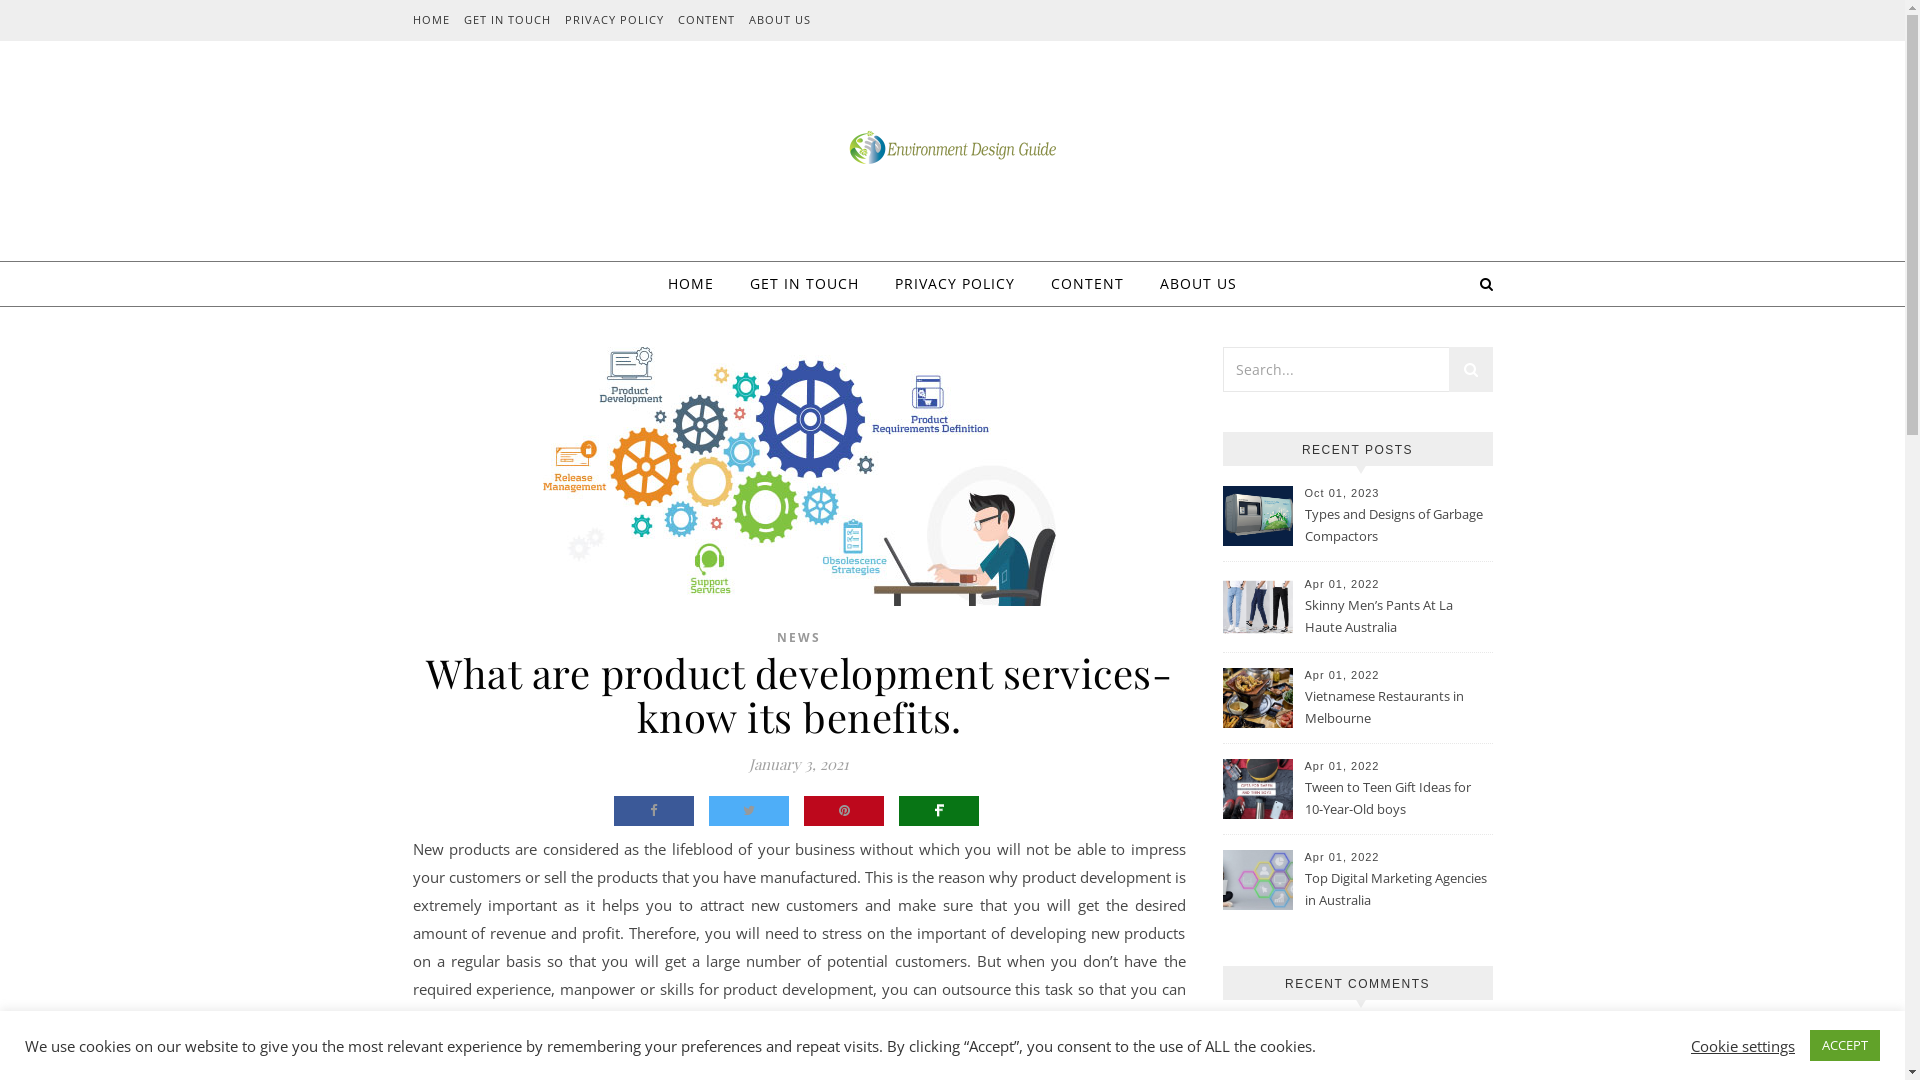 The height and width of the screenshot is (1080, 1920). I want to click on 'NEWS', so click(797, 637).